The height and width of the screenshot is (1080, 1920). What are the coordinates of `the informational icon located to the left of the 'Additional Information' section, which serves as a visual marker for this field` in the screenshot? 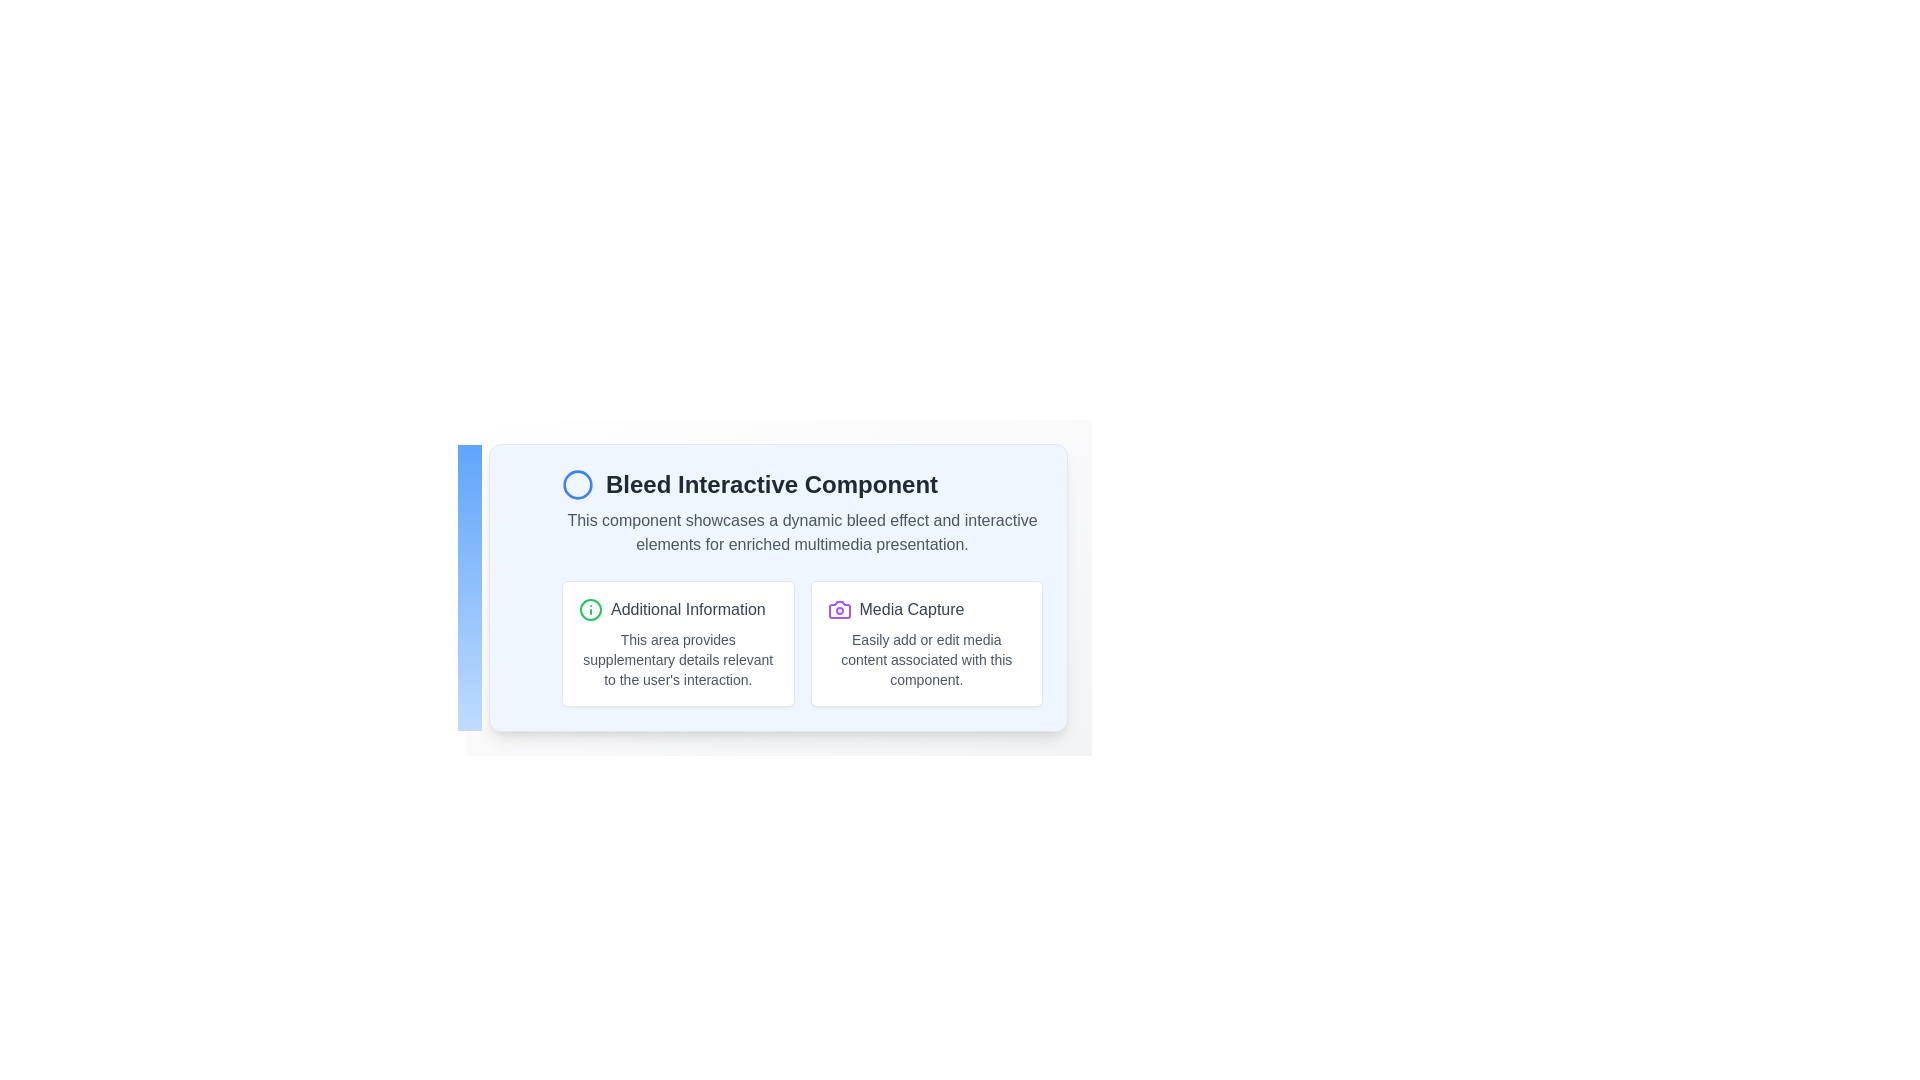 It's located at (589, 608).